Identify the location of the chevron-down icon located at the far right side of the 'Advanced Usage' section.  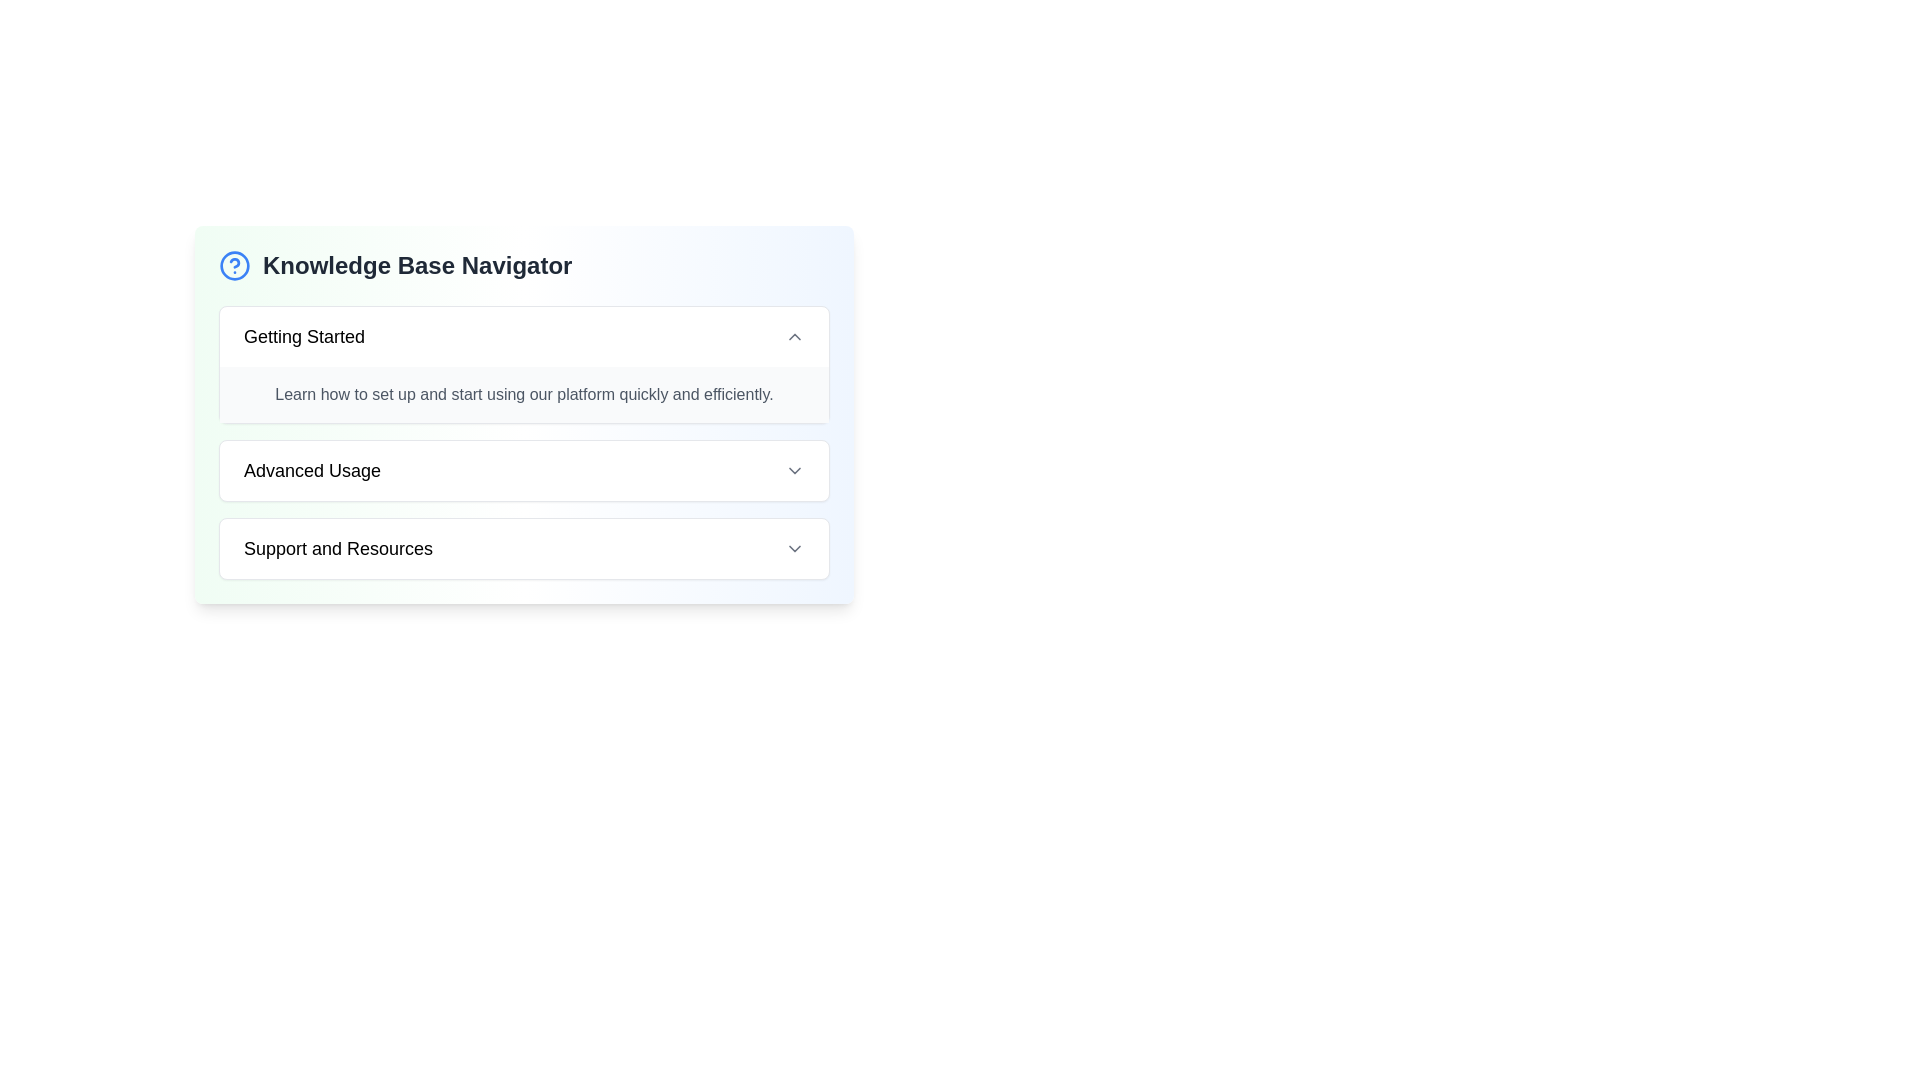
(794, 470).